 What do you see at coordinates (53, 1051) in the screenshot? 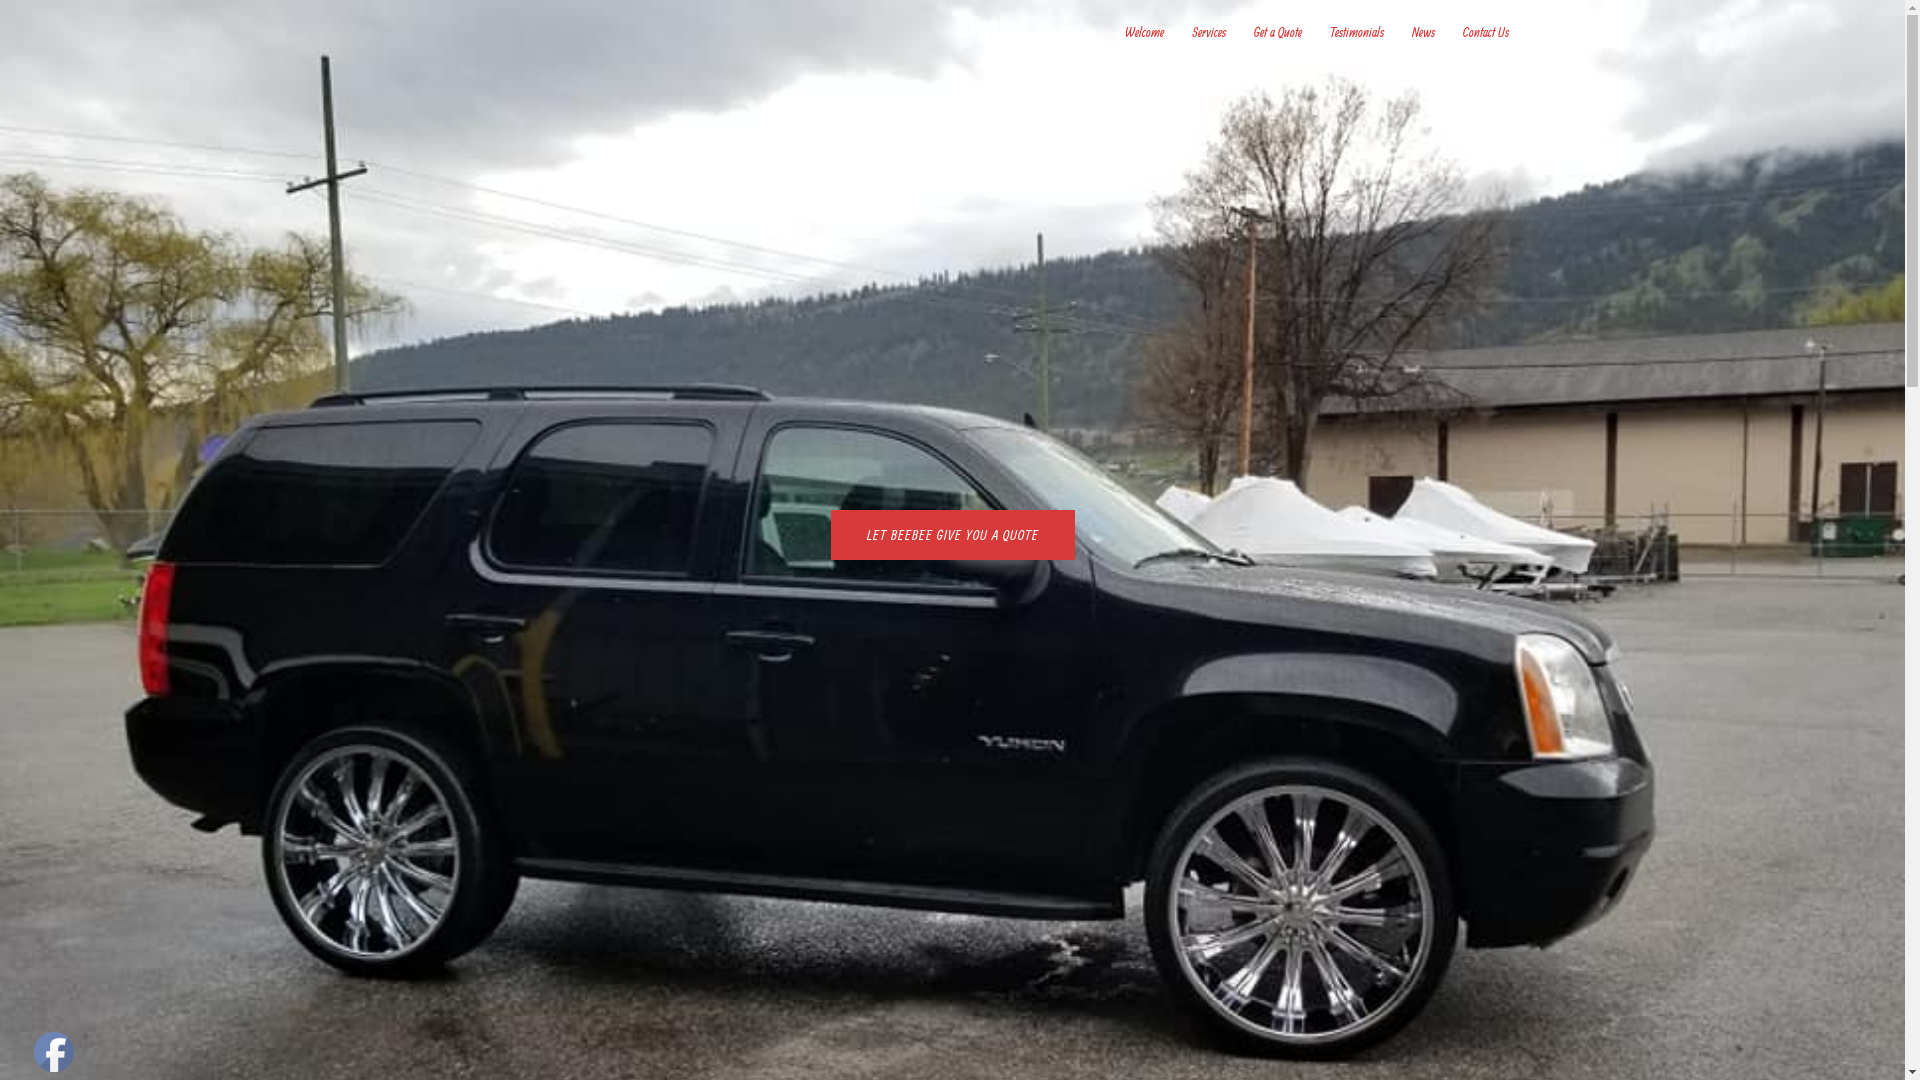
I see `'Facebook'` at bounding box center [53, 1051].